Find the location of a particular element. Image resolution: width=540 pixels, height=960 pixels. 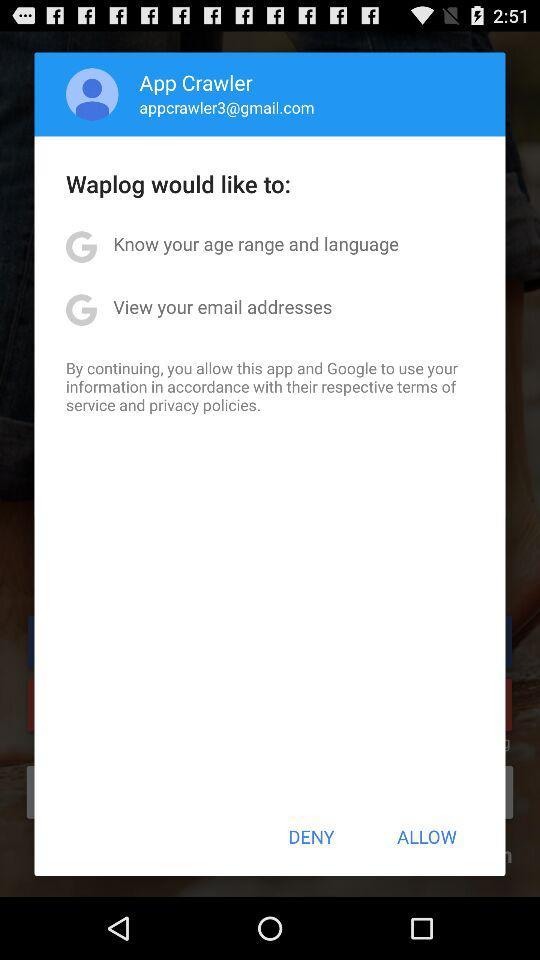

the know your age app is located at coordinates (256, 242).